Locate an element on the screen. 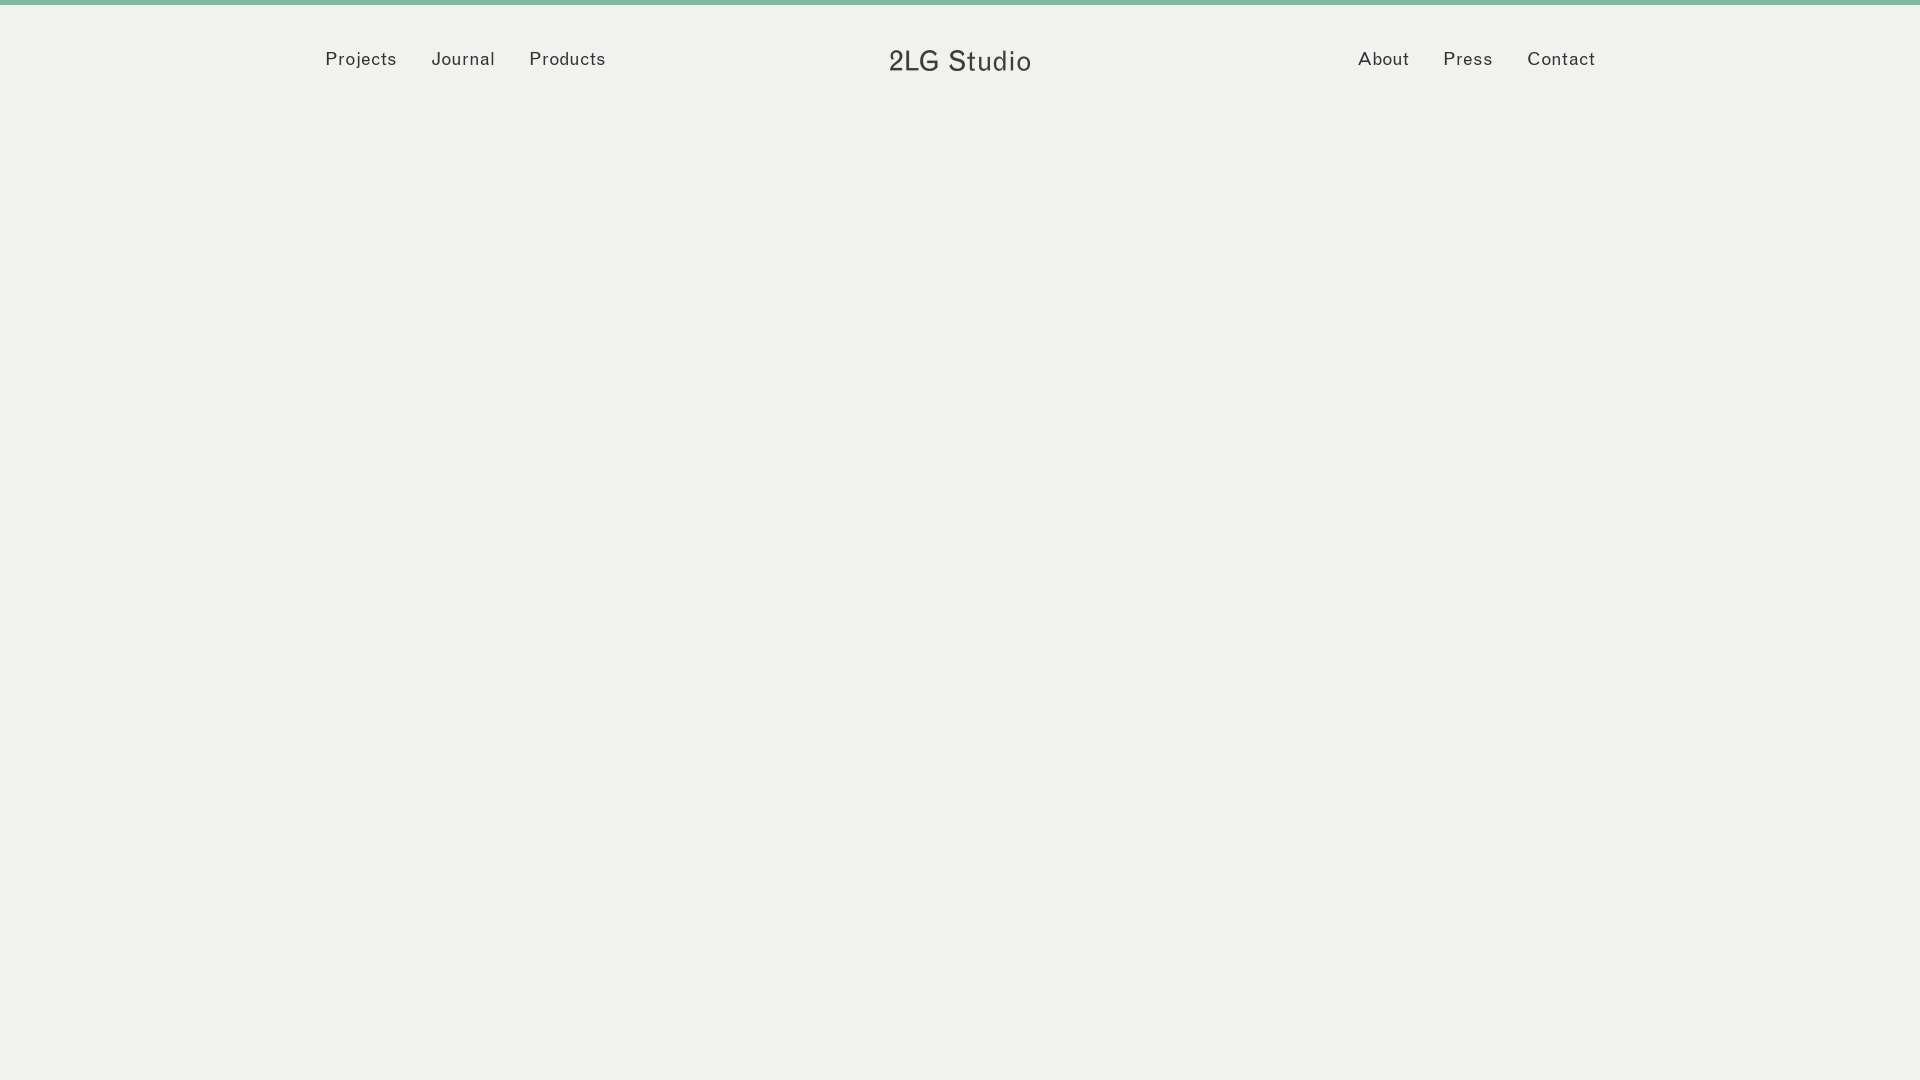 The height and width of the screenshot is (1080, 1920). 'Projects' is located at coordinates (360, 59).